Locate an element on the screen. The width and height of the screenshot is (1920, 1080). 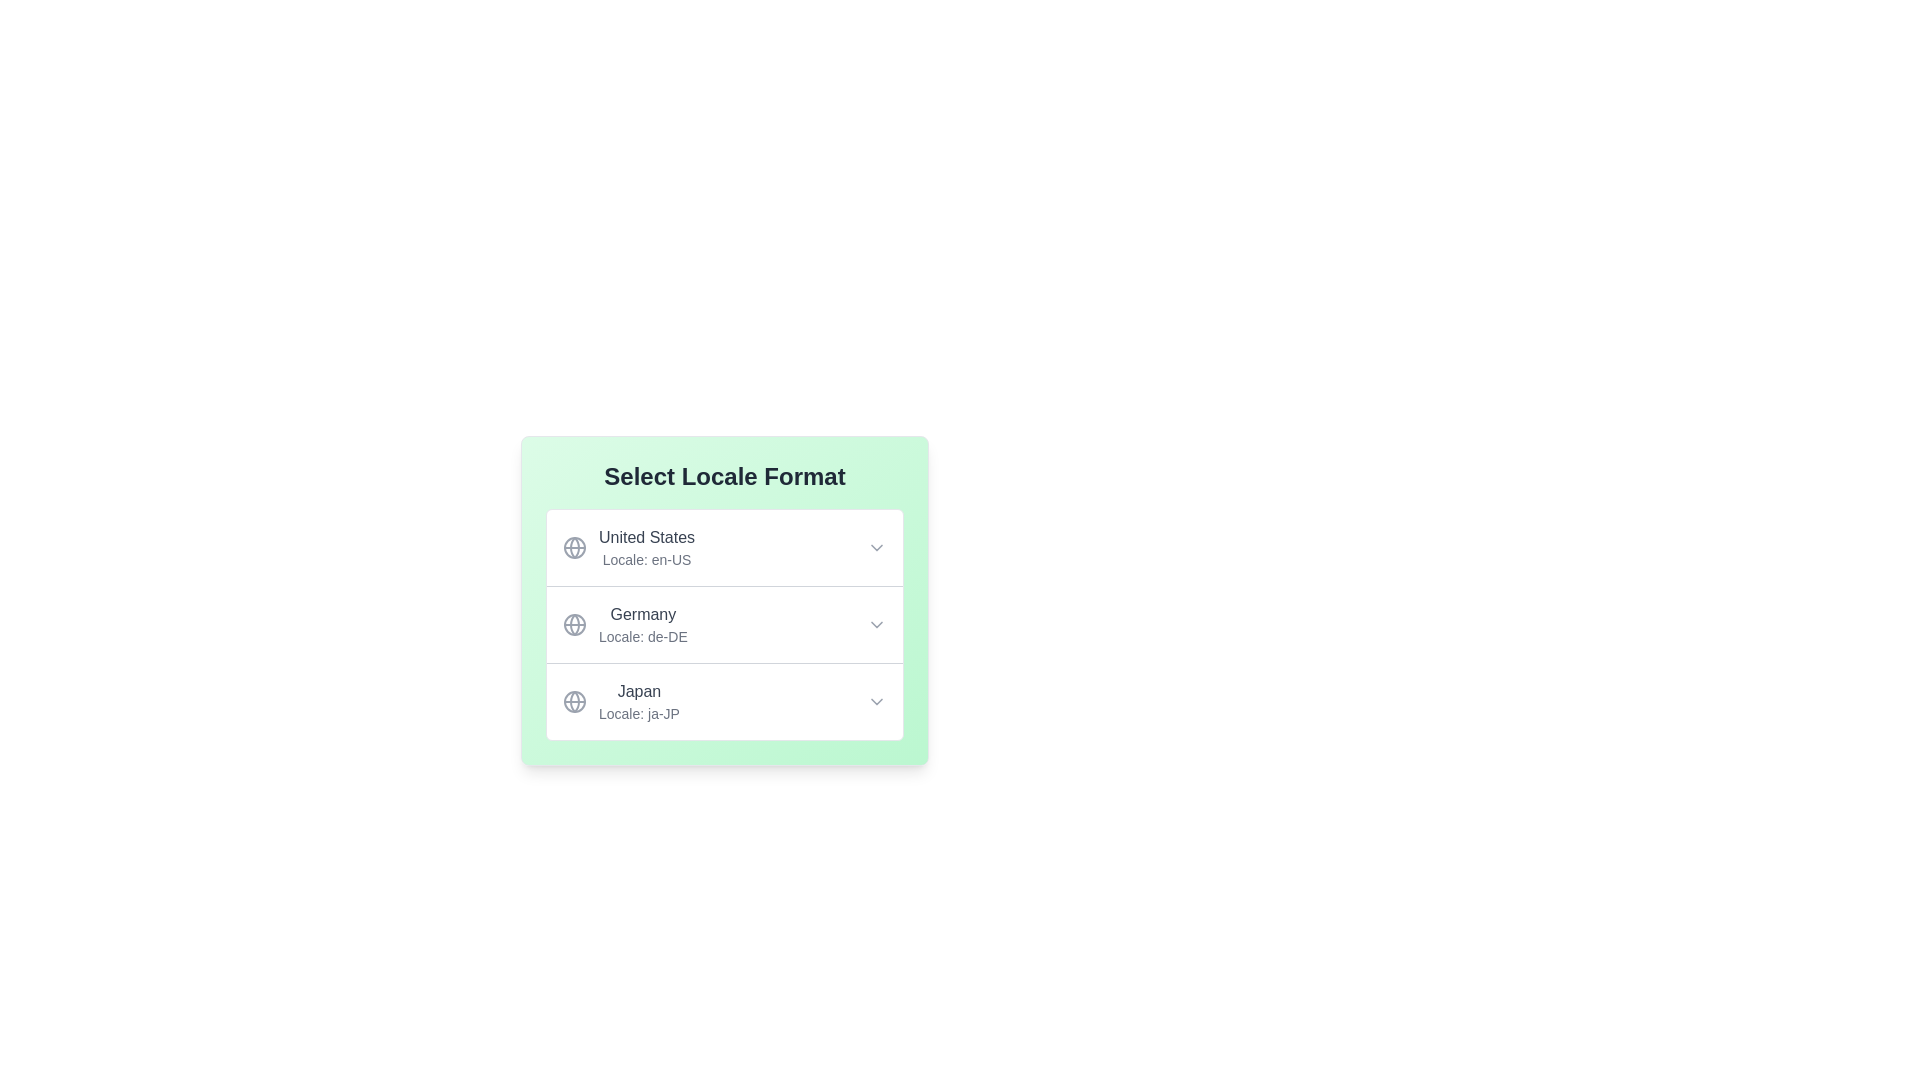
the downward-facing chevron icon located to the right side of the 'Germany' text is located at coordinates (877, 623).